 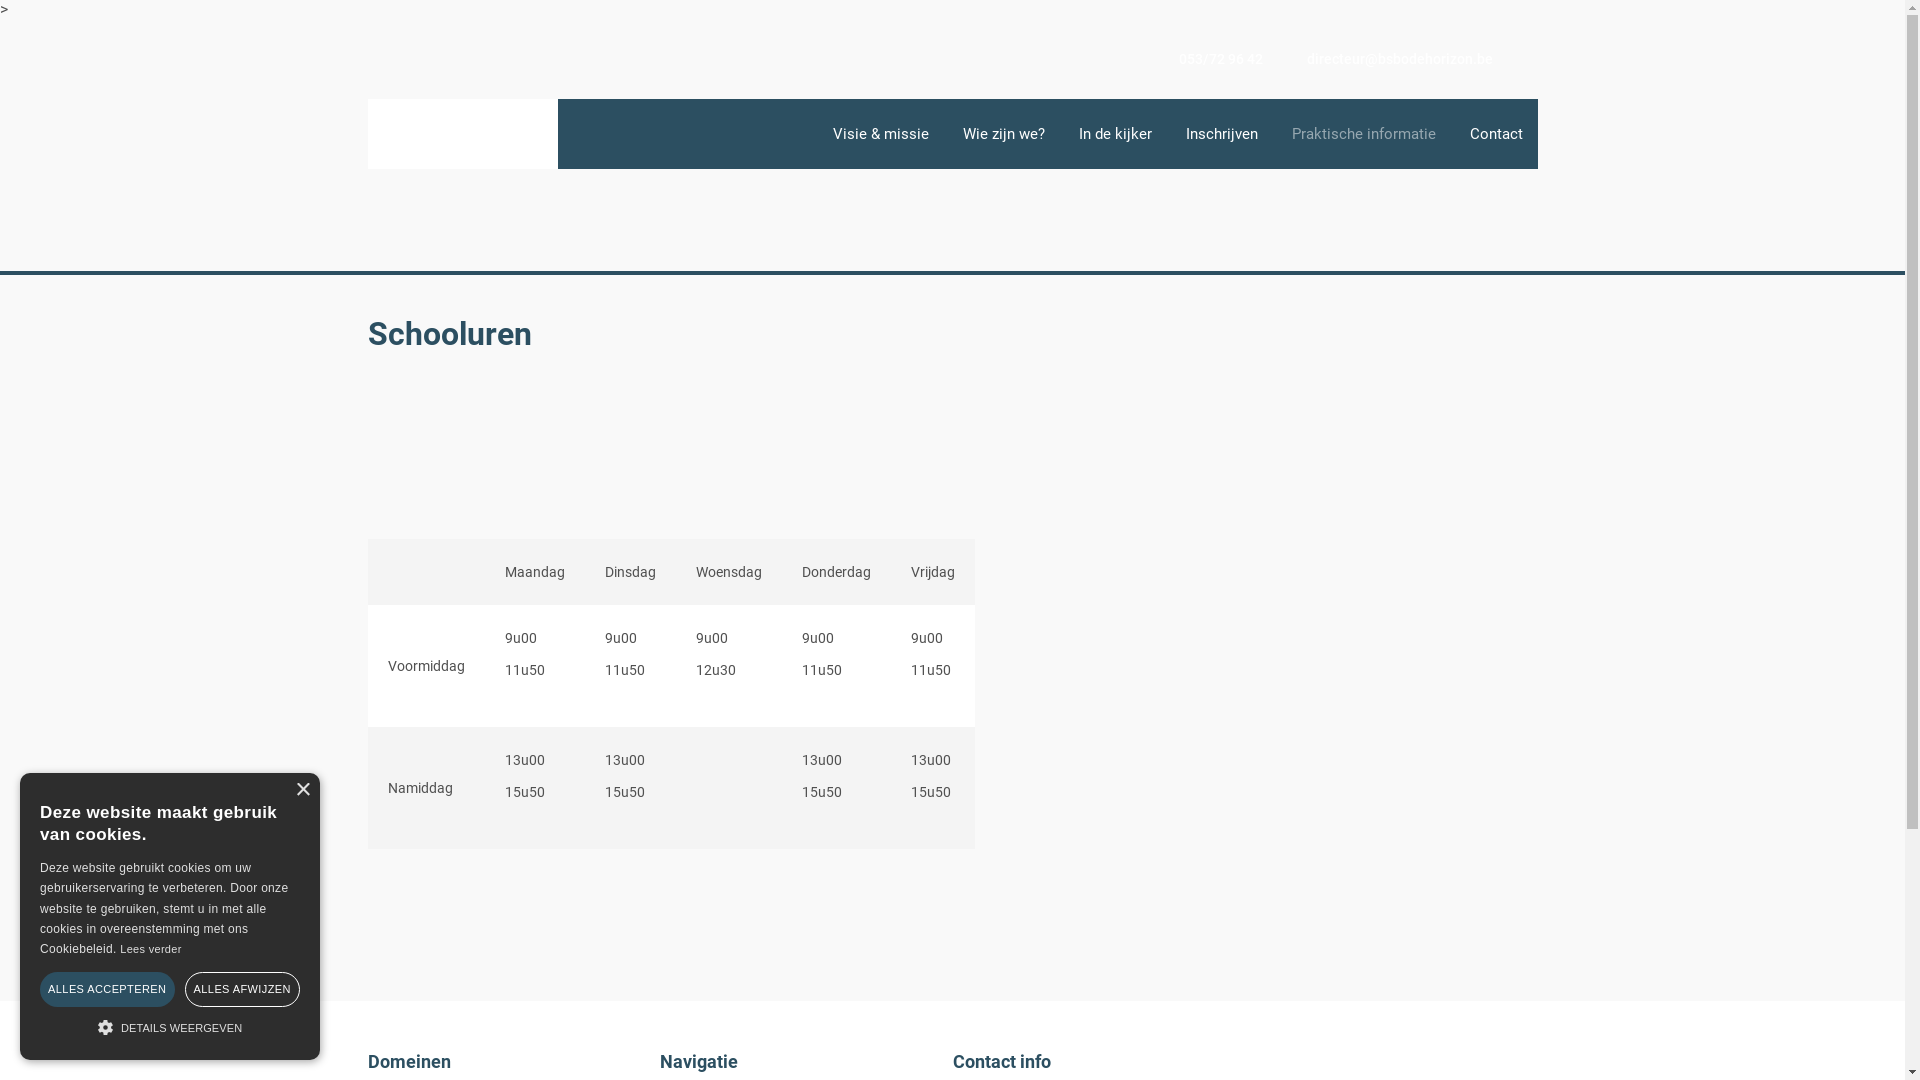 What do you see at coordinates (797, 134) in the screenshot?
I see `'Homepagina'` at bounding box center [797, 134].